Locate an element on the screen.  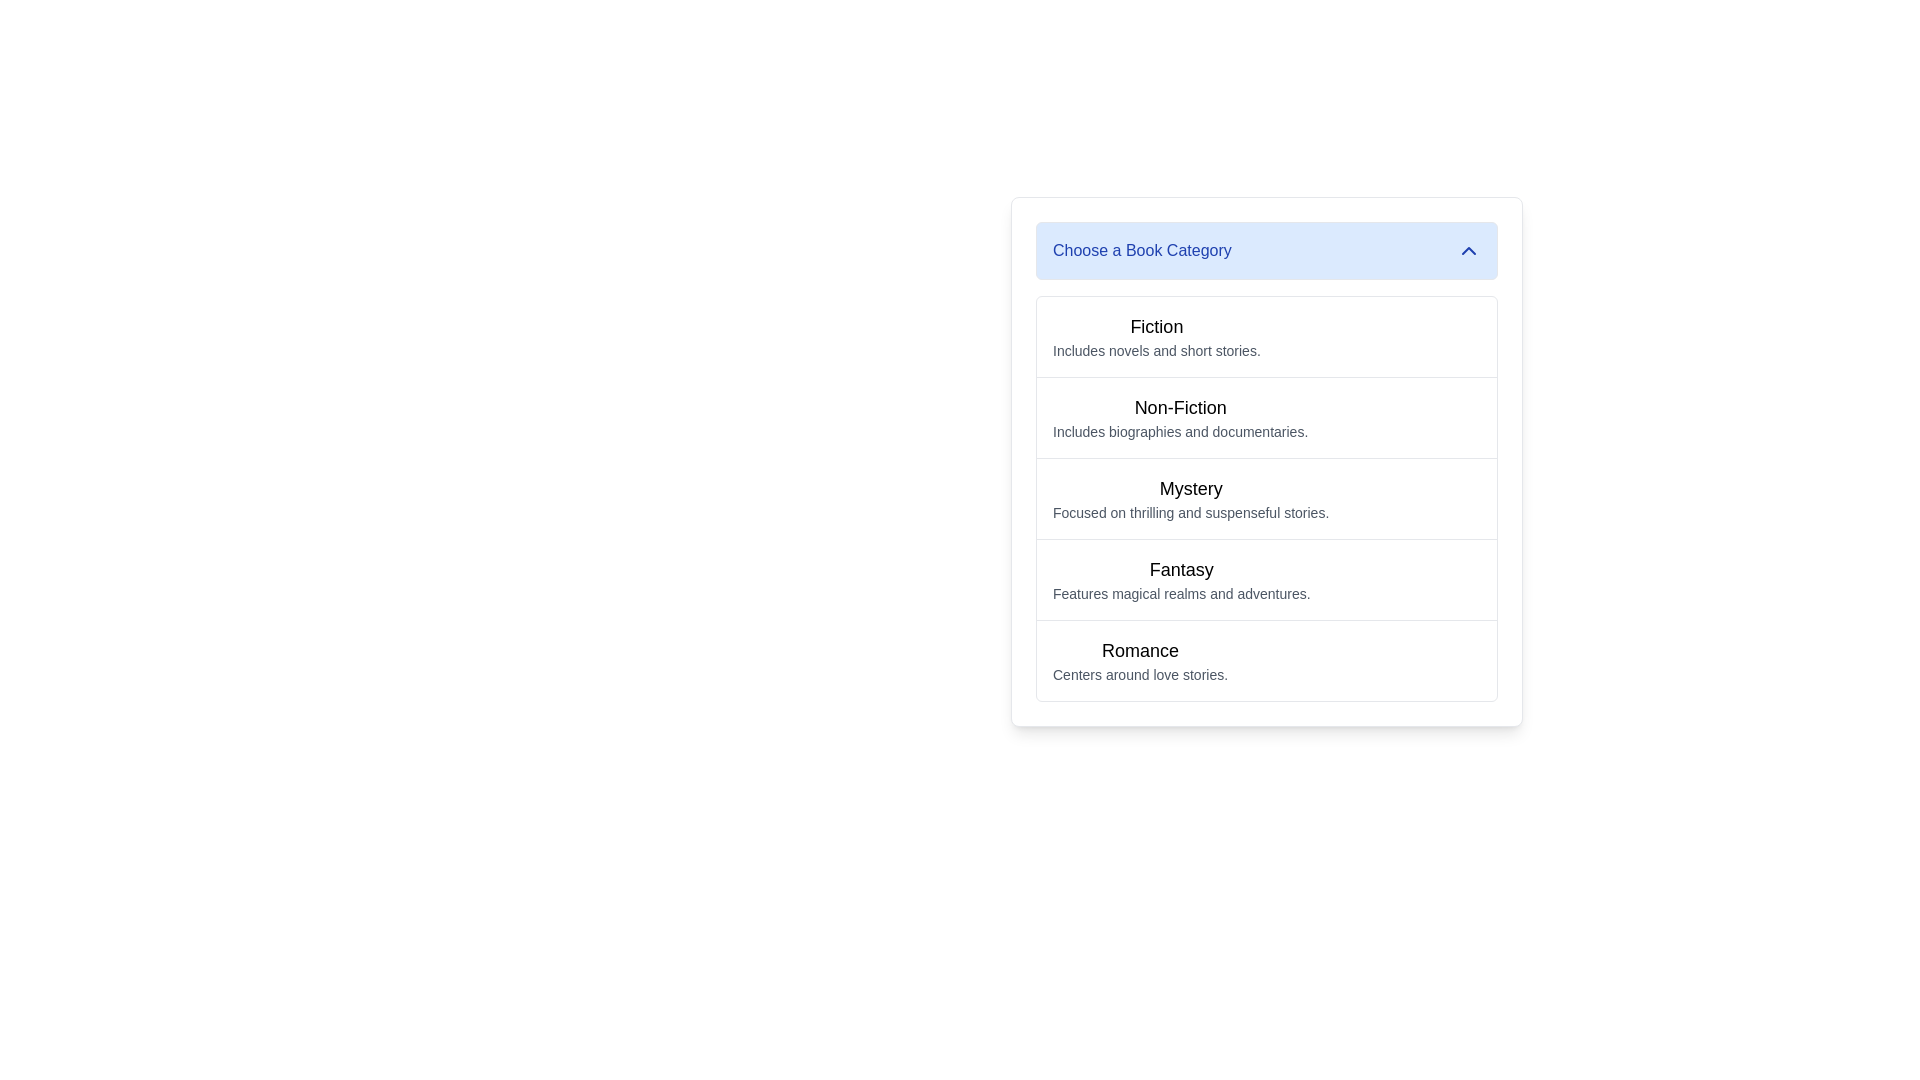
text providing a brief description of the 'Mystery' category located below the 'Mystery' heading in the 'Choose a Book Category' list is located at coordinates (1191, 512).